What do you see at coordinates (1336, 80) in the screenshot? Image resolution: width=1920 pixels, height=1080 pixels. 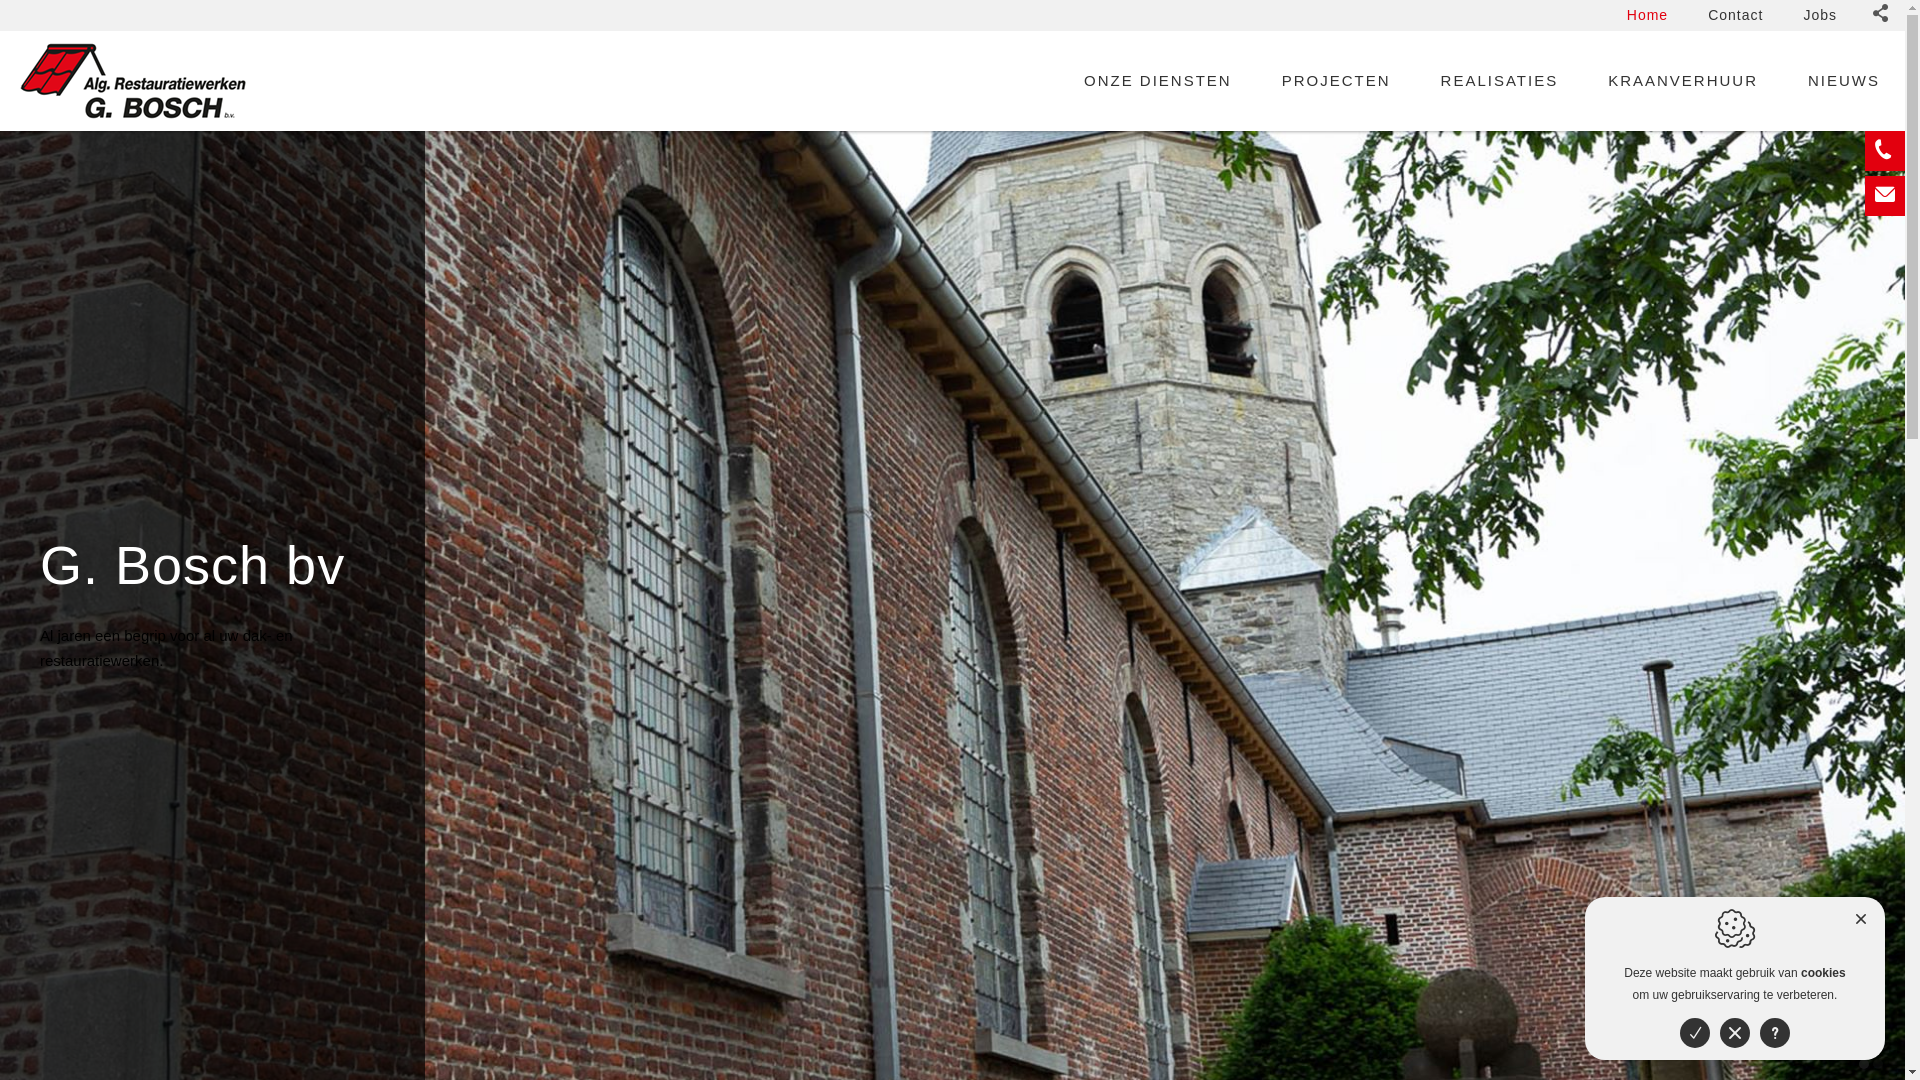 I see `'PROJECTEN'` at bounding box center [1336, 80].